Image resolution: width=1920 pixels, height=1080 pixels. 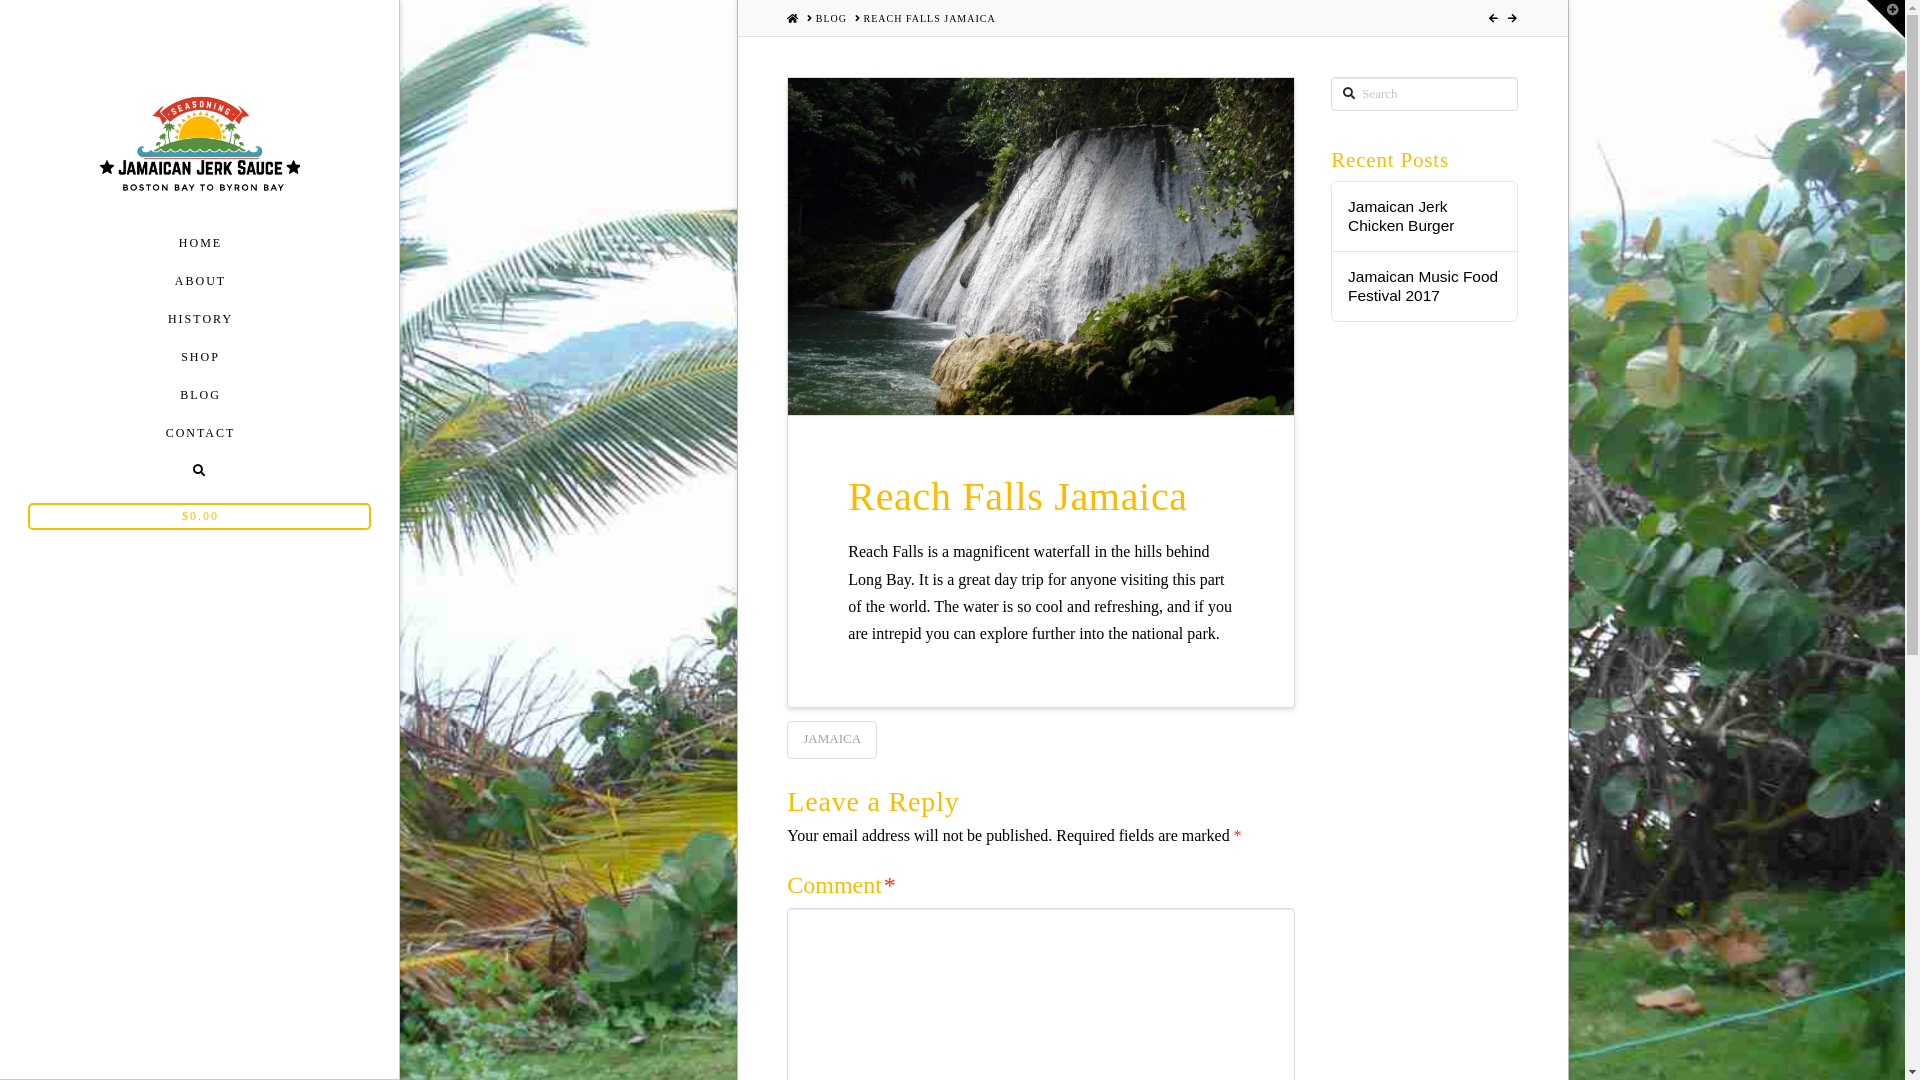 What do you see at coordinates (831, 740) in the screenshot?
I see `'JAMAICA'` at bounding box center [831, 740].